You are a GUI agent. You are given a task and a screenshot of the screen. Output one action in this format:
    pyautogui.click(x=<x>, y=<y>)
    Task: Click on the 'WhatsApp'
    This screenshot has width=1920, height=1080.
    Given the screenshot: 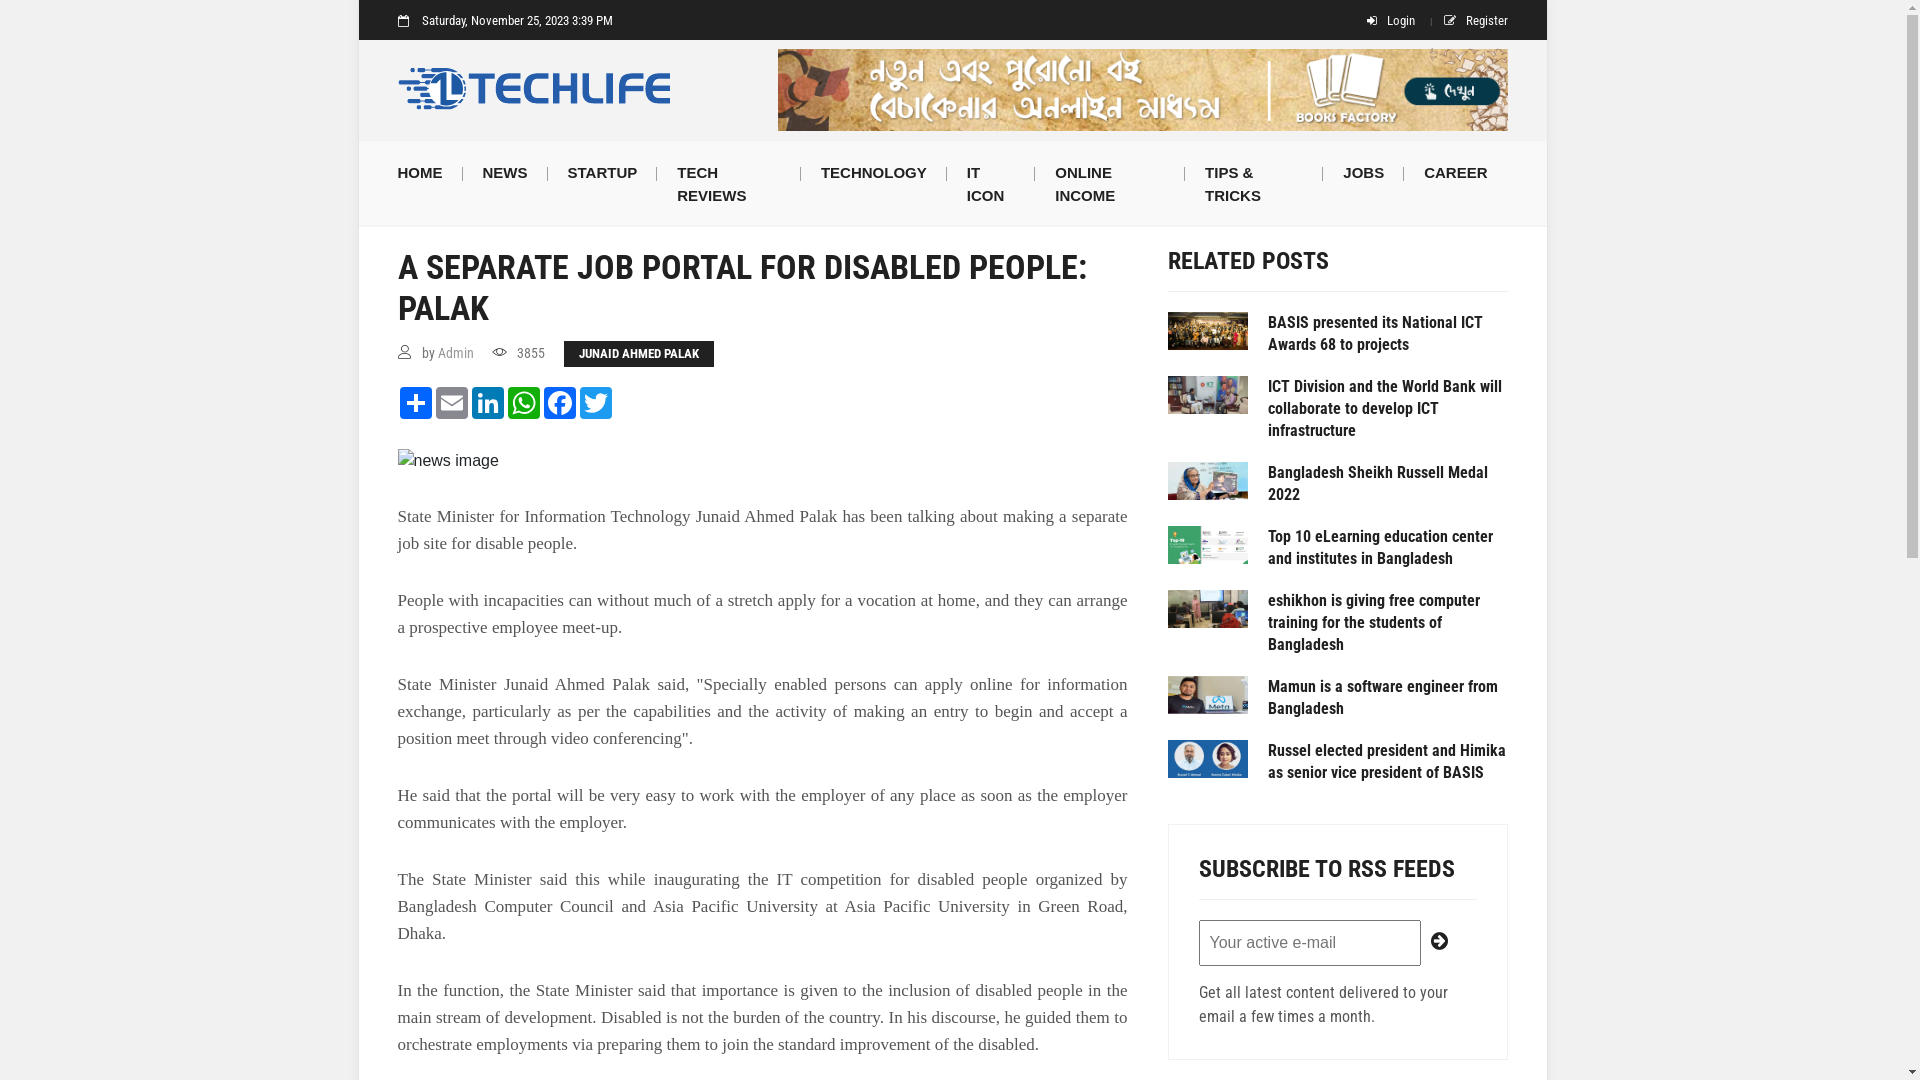 What is the action you would take?
    pyautogui.click(x=523, y=402)
    